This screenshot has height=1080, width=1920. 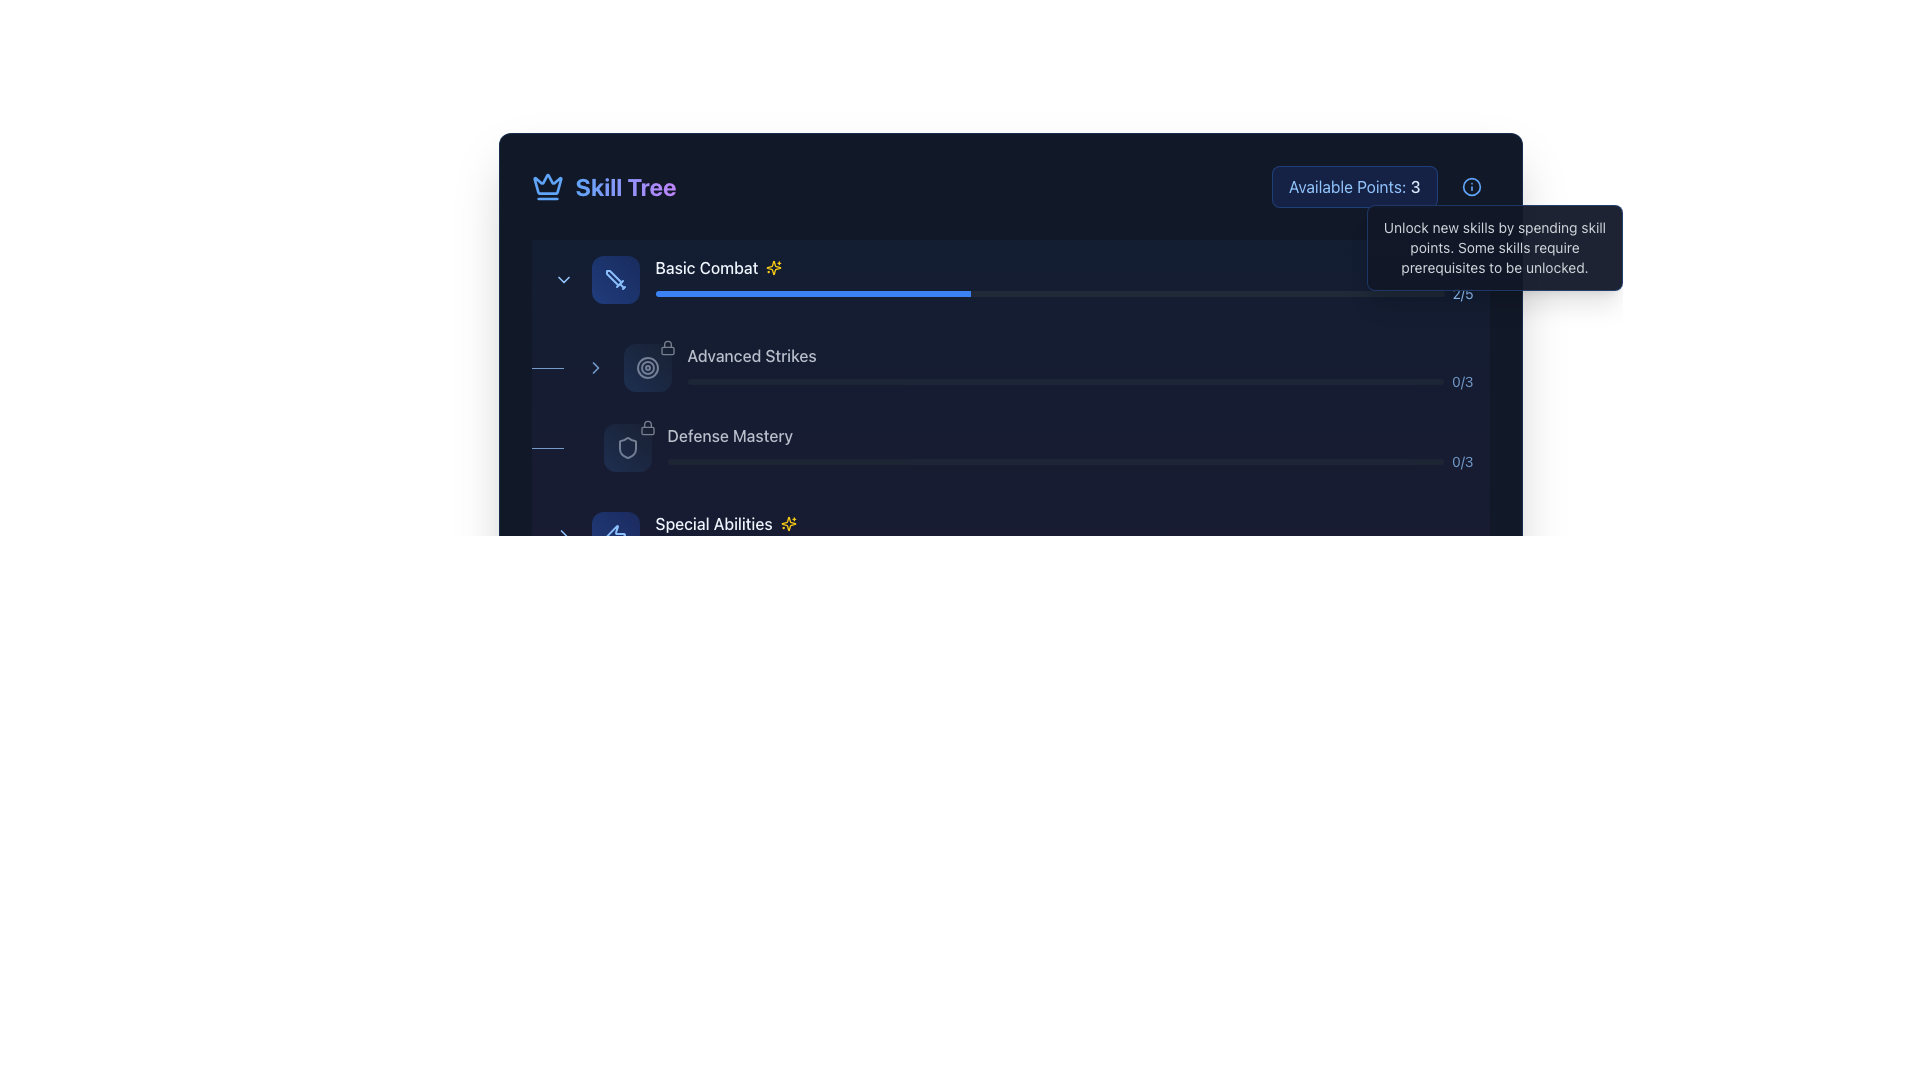 I want to click on the Chevron icon navigation indicator located in the middle-right section of the 'Skill Tree' interface, so click(x=594, y=367).